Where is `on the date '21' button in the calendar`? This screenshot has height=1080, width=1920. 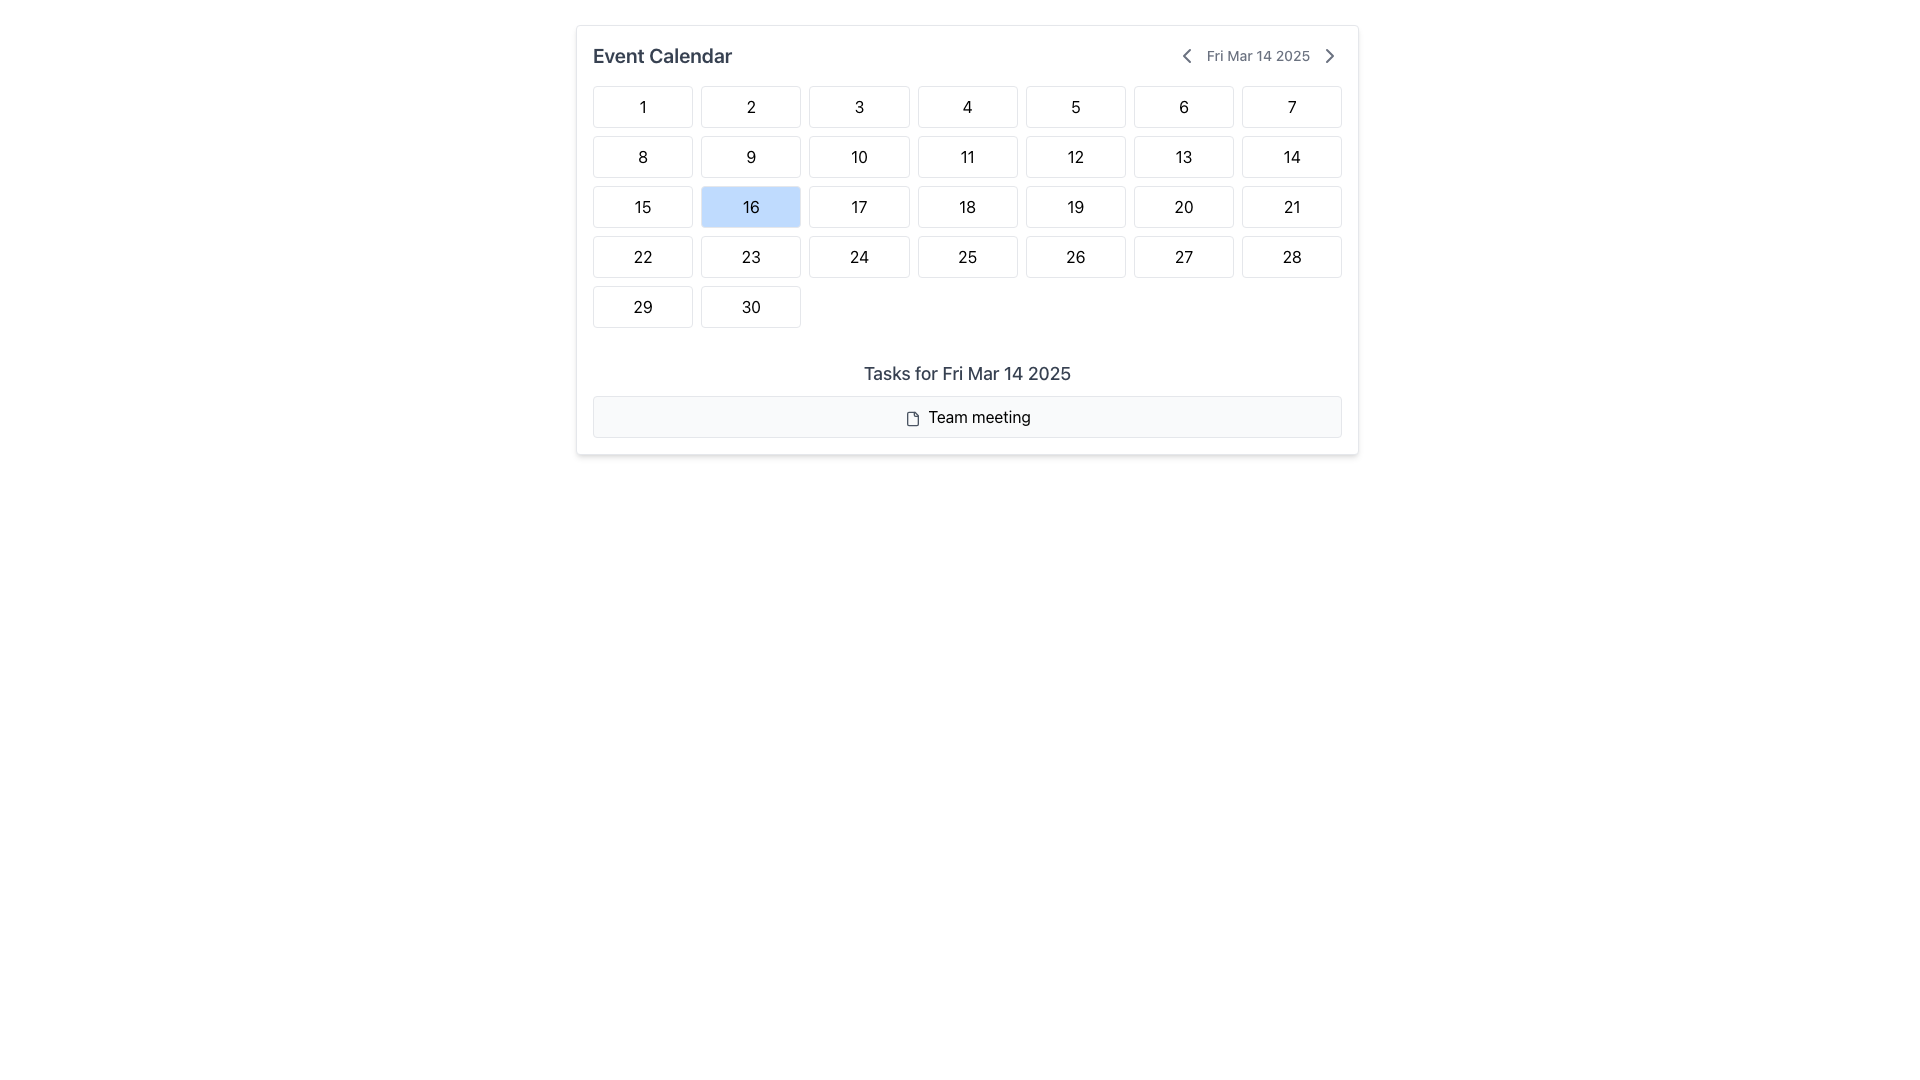 on the date '21' button in the calendar is located at coordinates (1292, 207).